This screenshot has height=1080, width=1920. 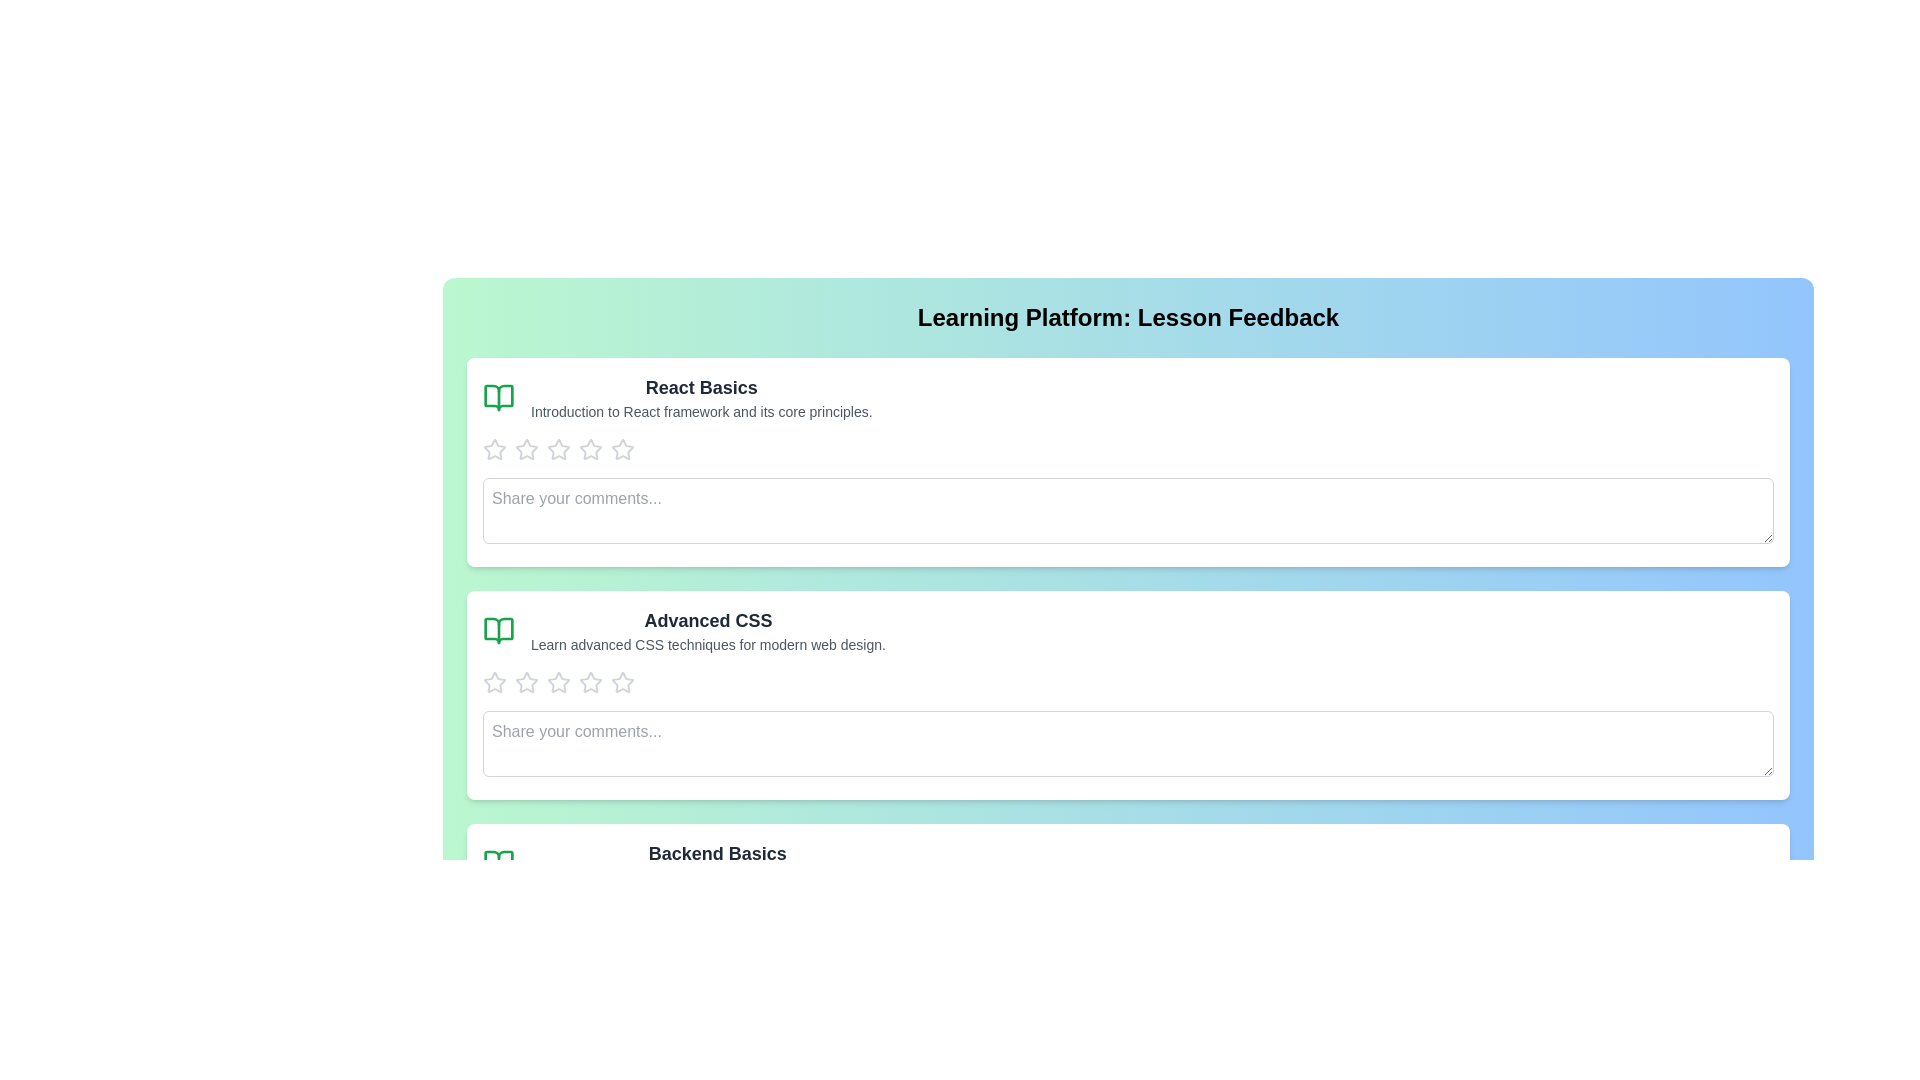 What do you see at coordinates (622, 681) in the screenshot?
I see `the eighth star icon in the horizontal sequence of rating icons for the 'Advanced CSS' lesson` at bounding box center [622, 681].